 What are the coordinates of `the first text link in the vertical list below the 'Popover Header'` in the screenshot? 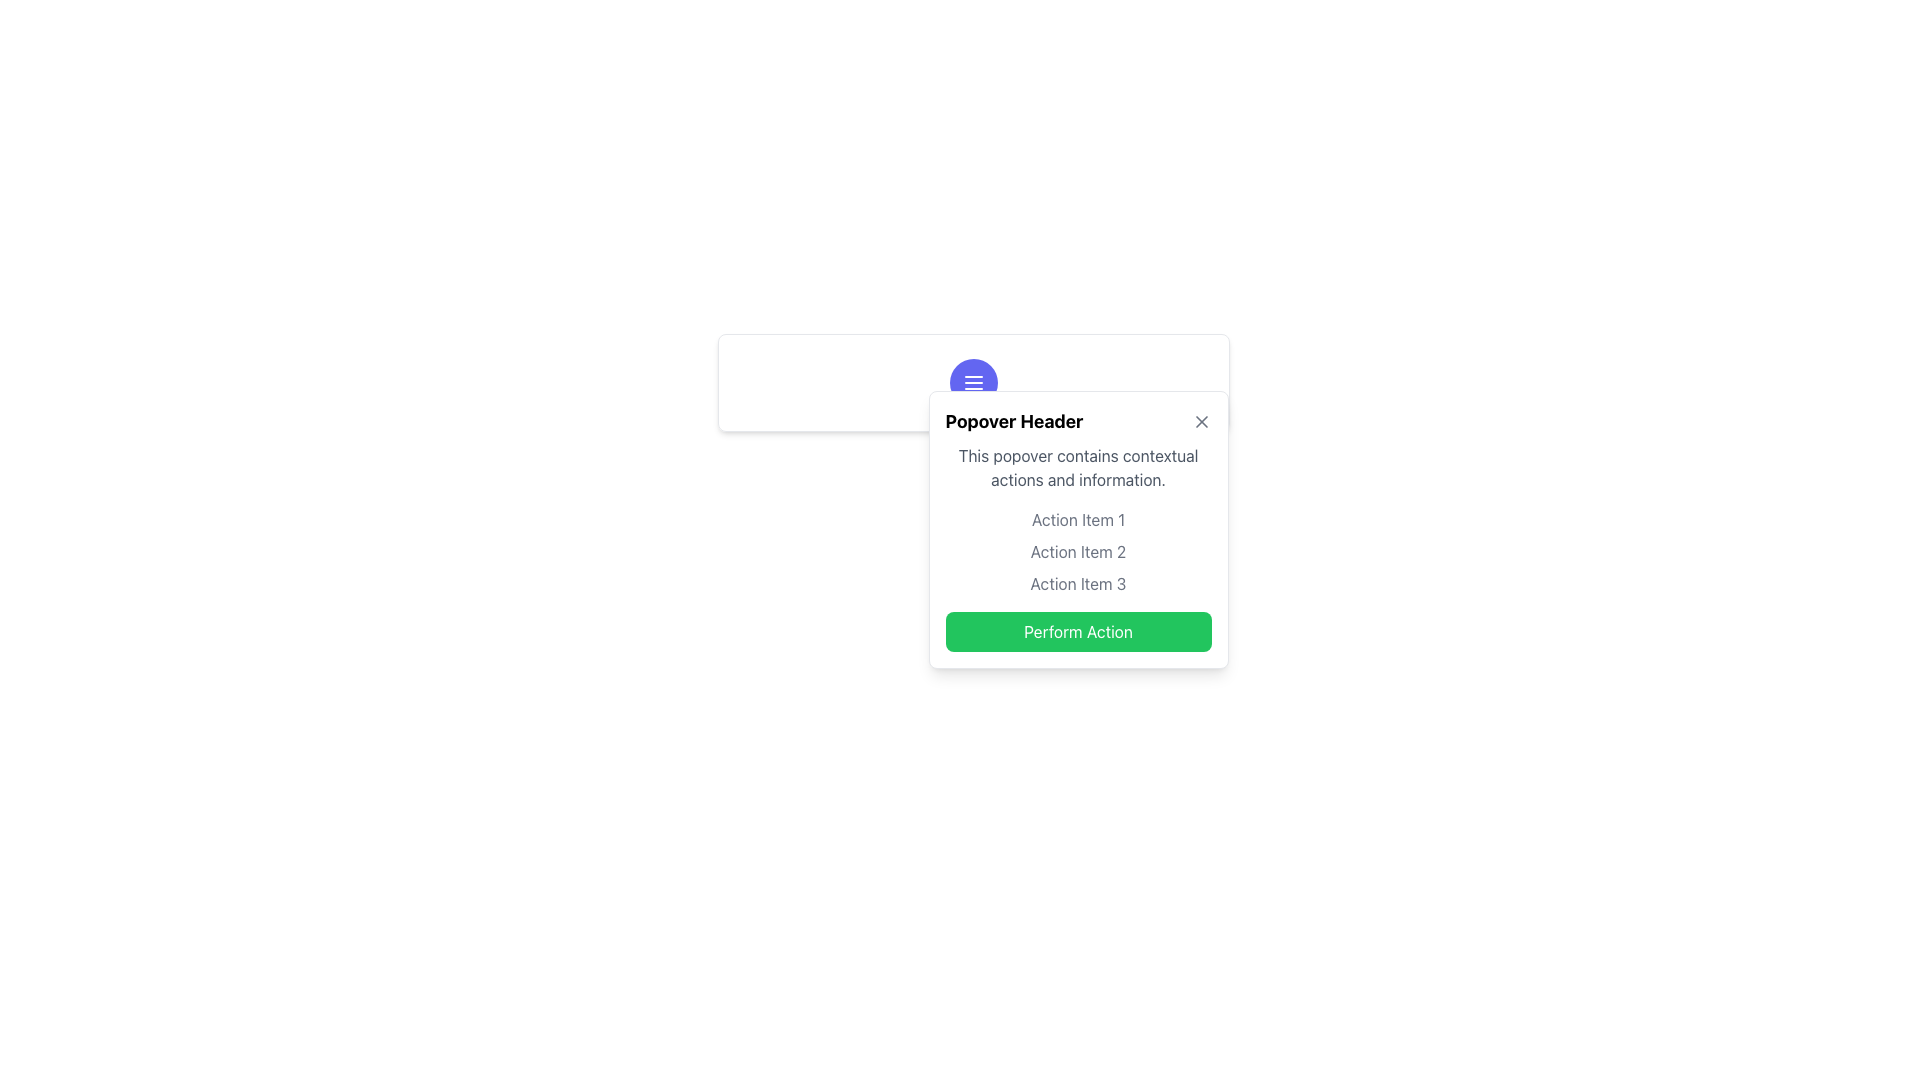 It's located at (1077, 519).